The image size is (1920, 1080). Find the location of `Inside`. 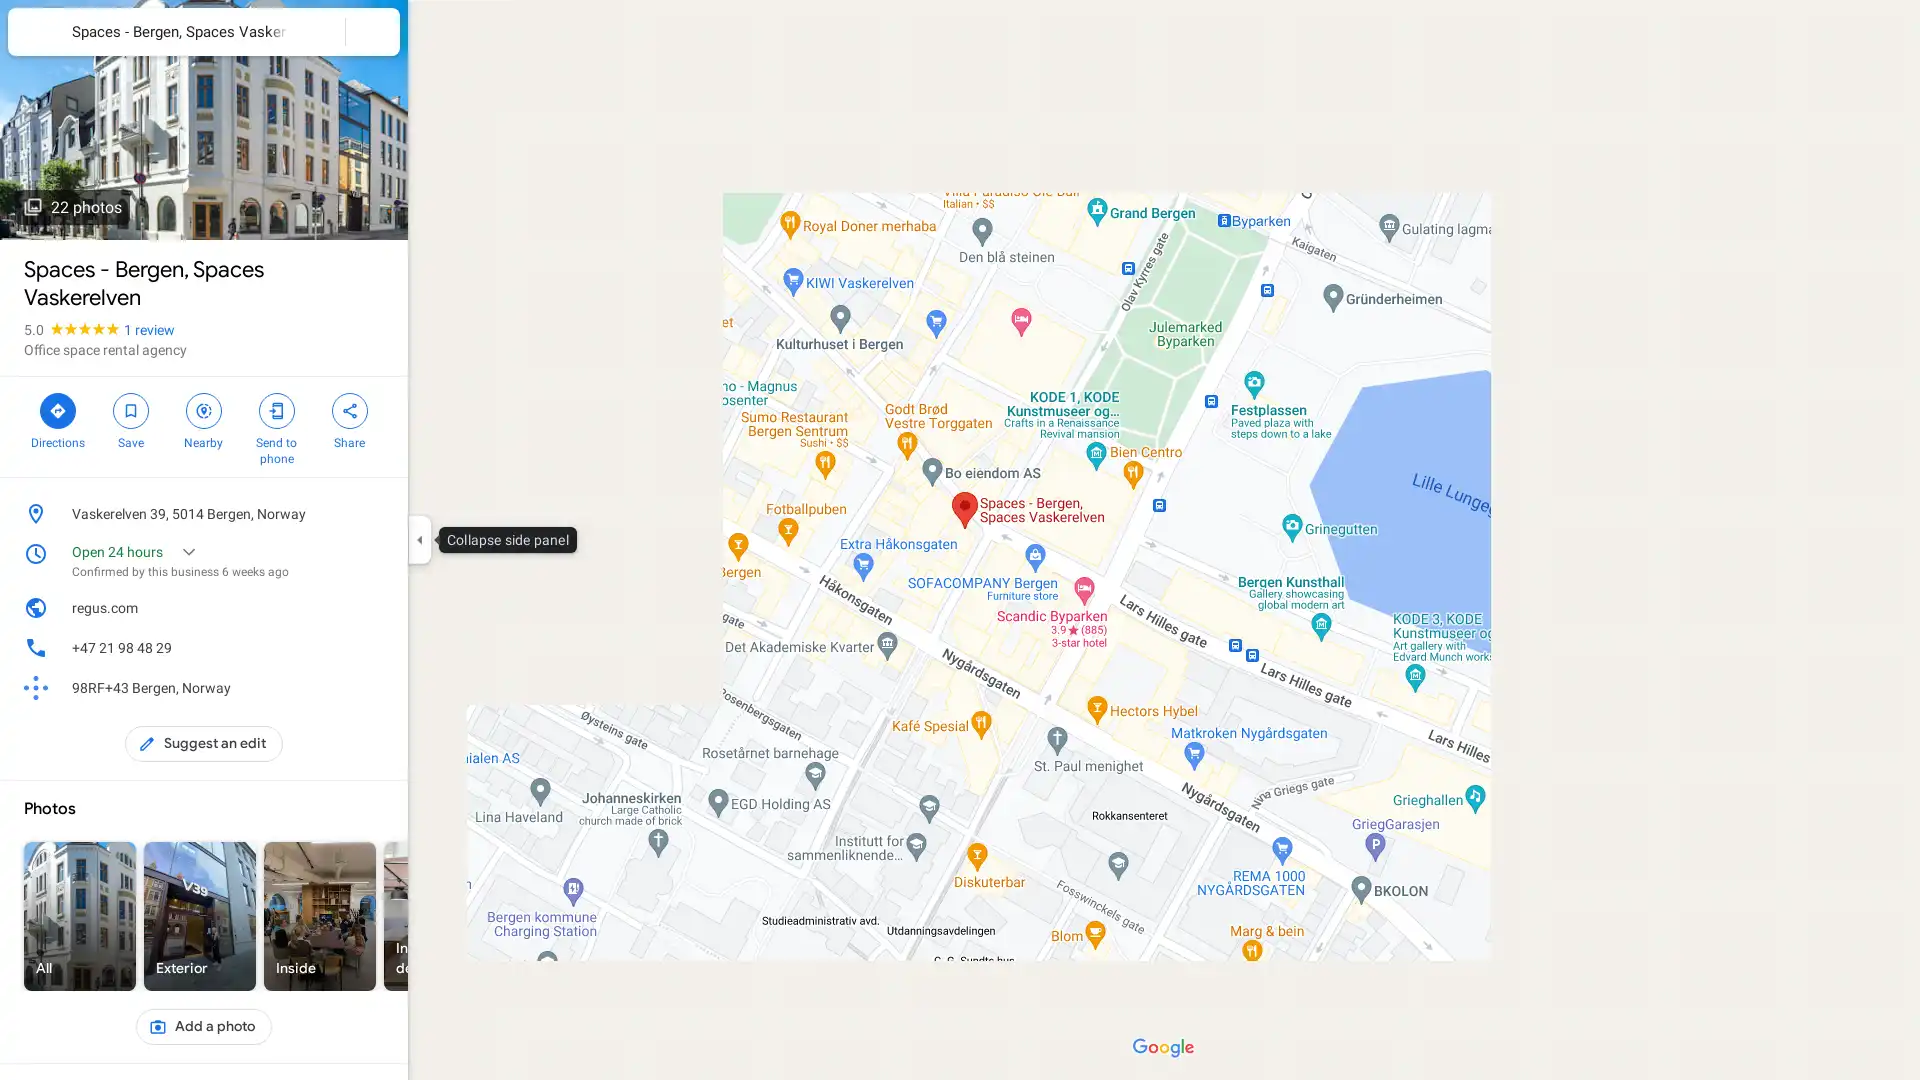

Inside is located at coordinates (320, 916).